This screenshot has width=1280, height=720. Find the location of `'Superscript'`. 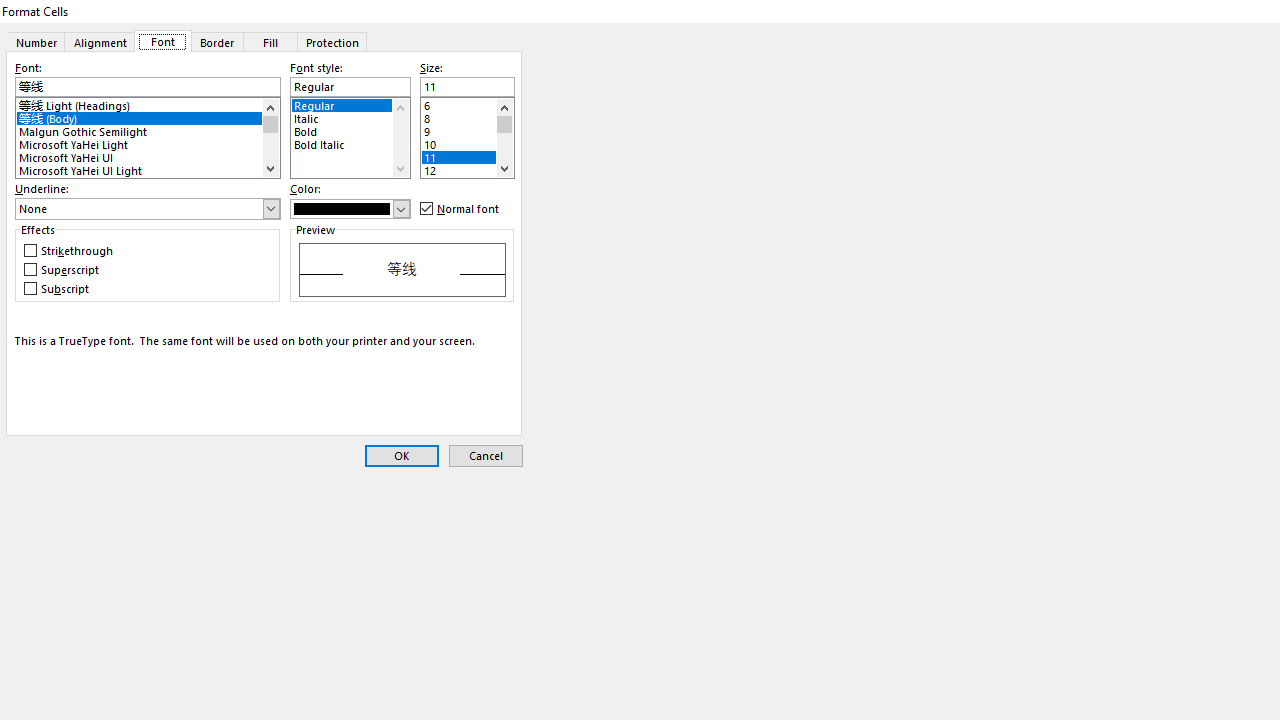

'Superscript' is located at coordinates (63, 270).